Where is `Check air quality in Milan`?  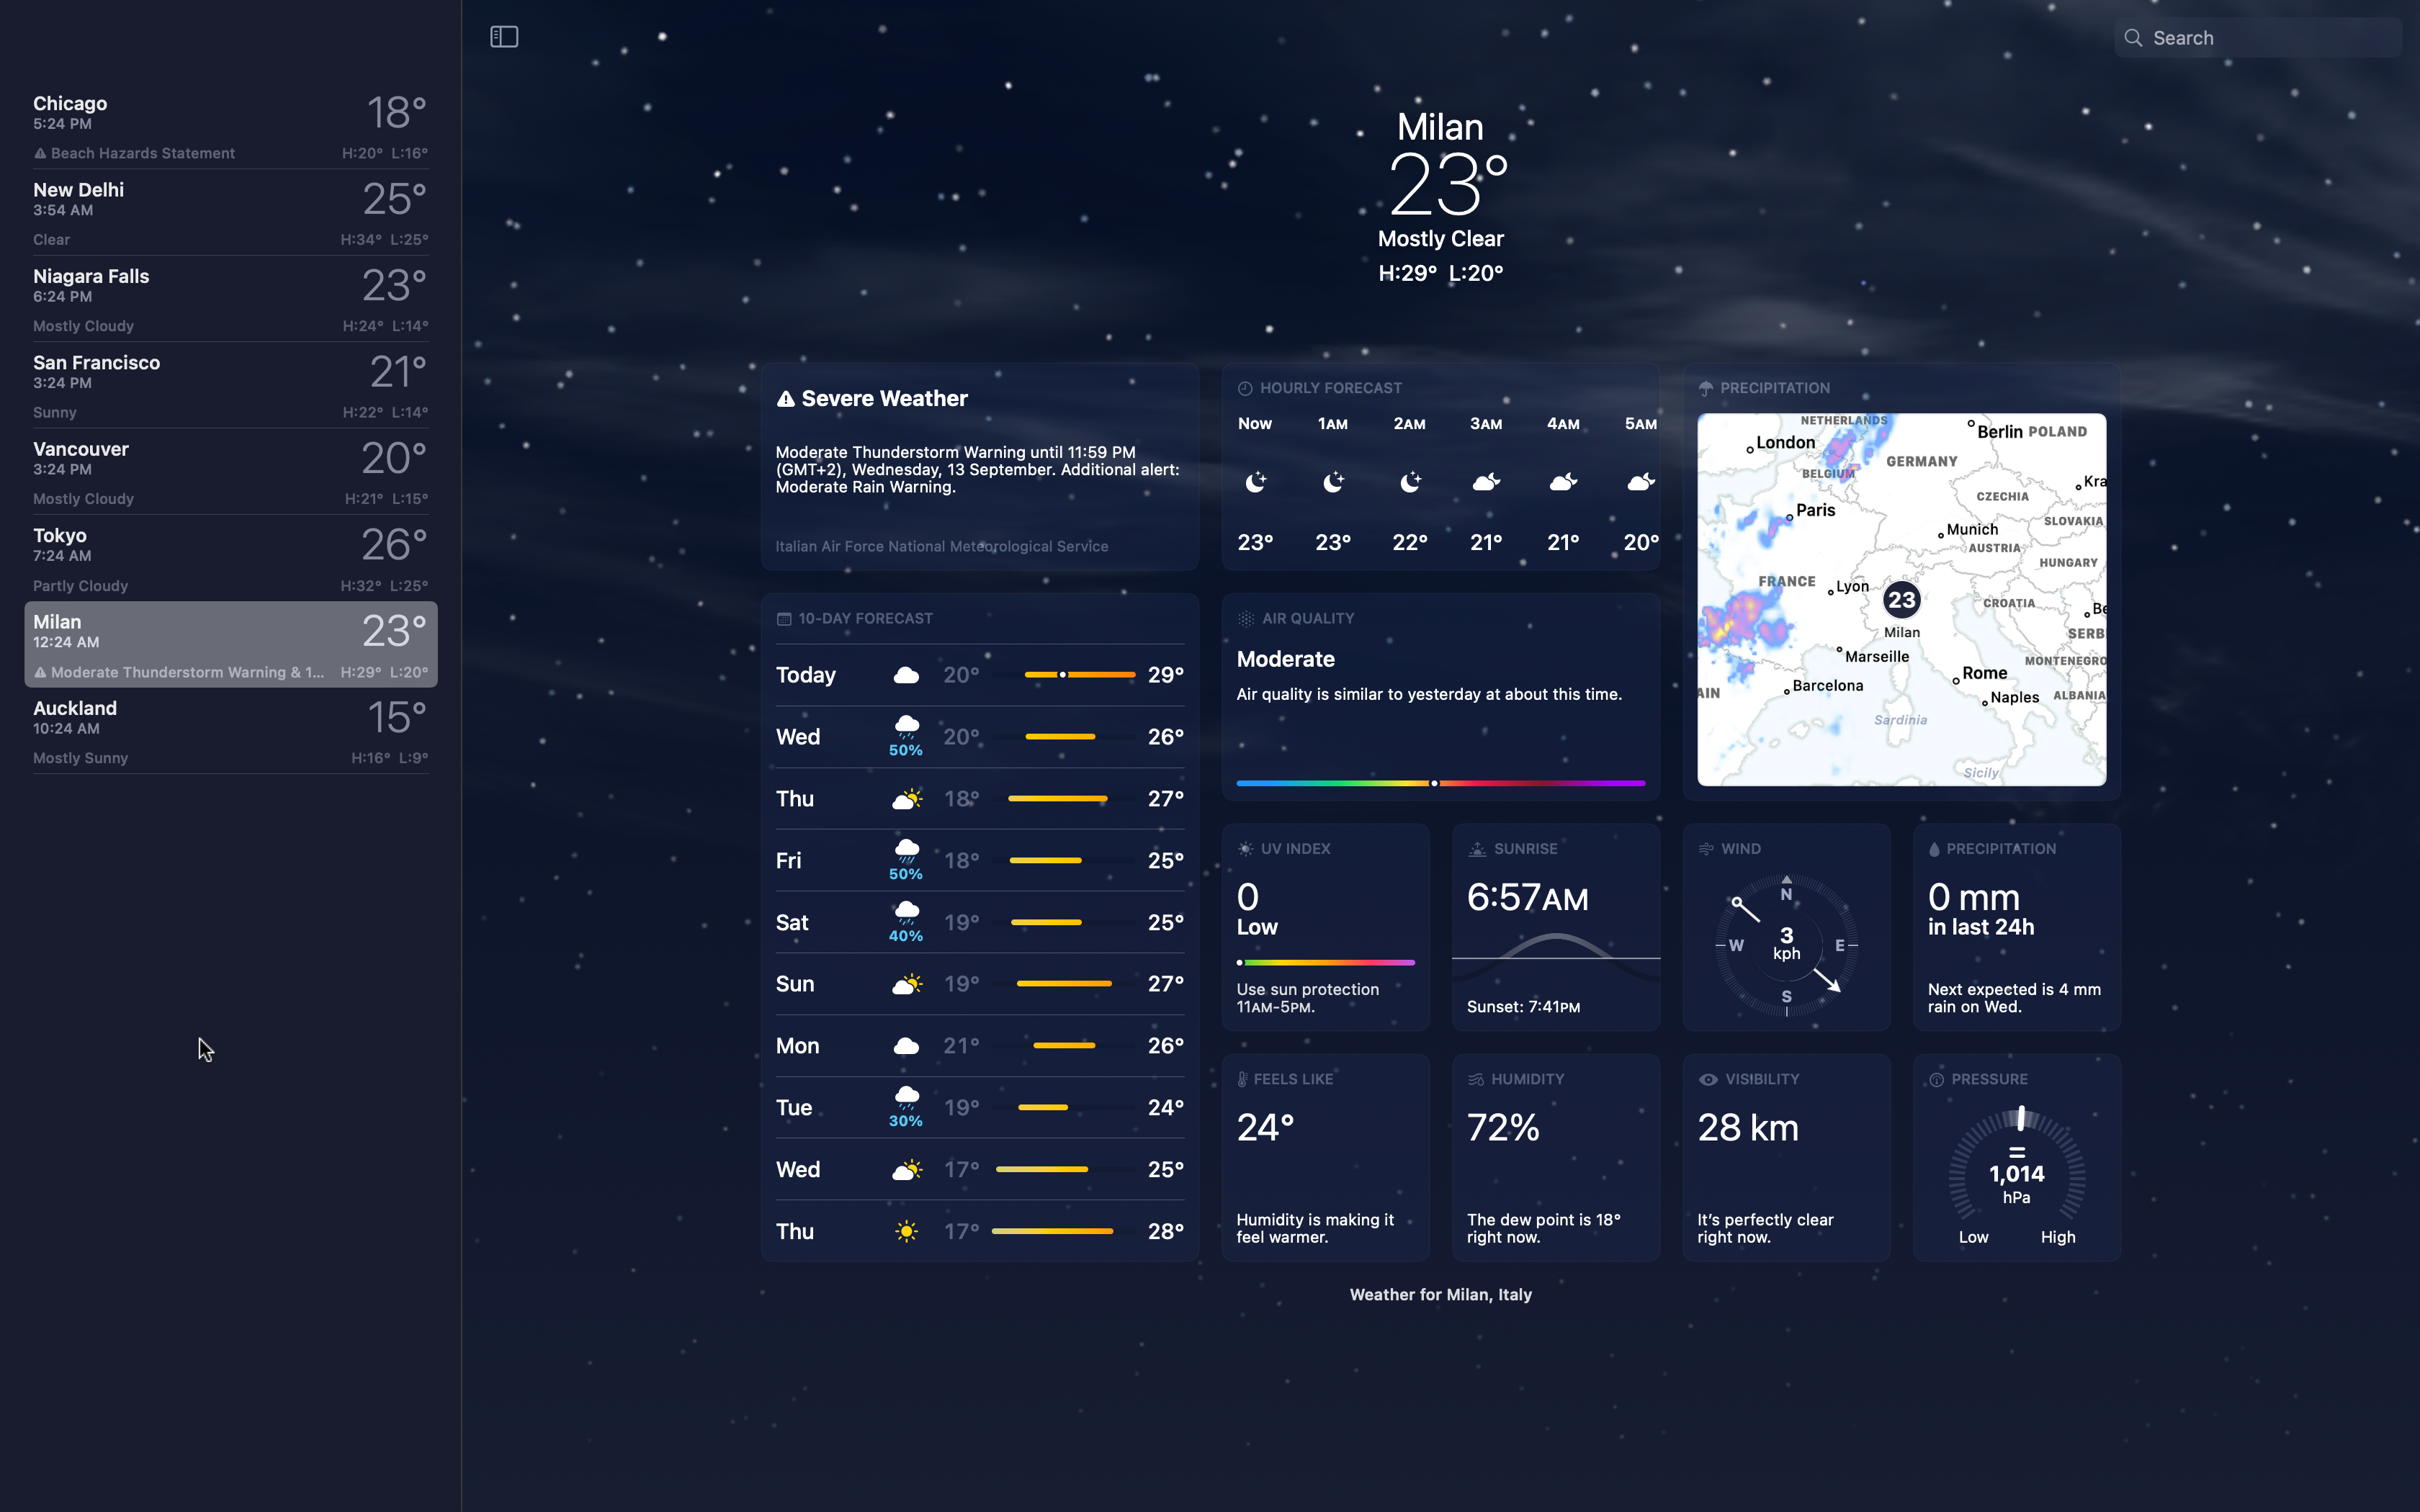
Check air quality in Milan is located at coordinates (1440, 693).